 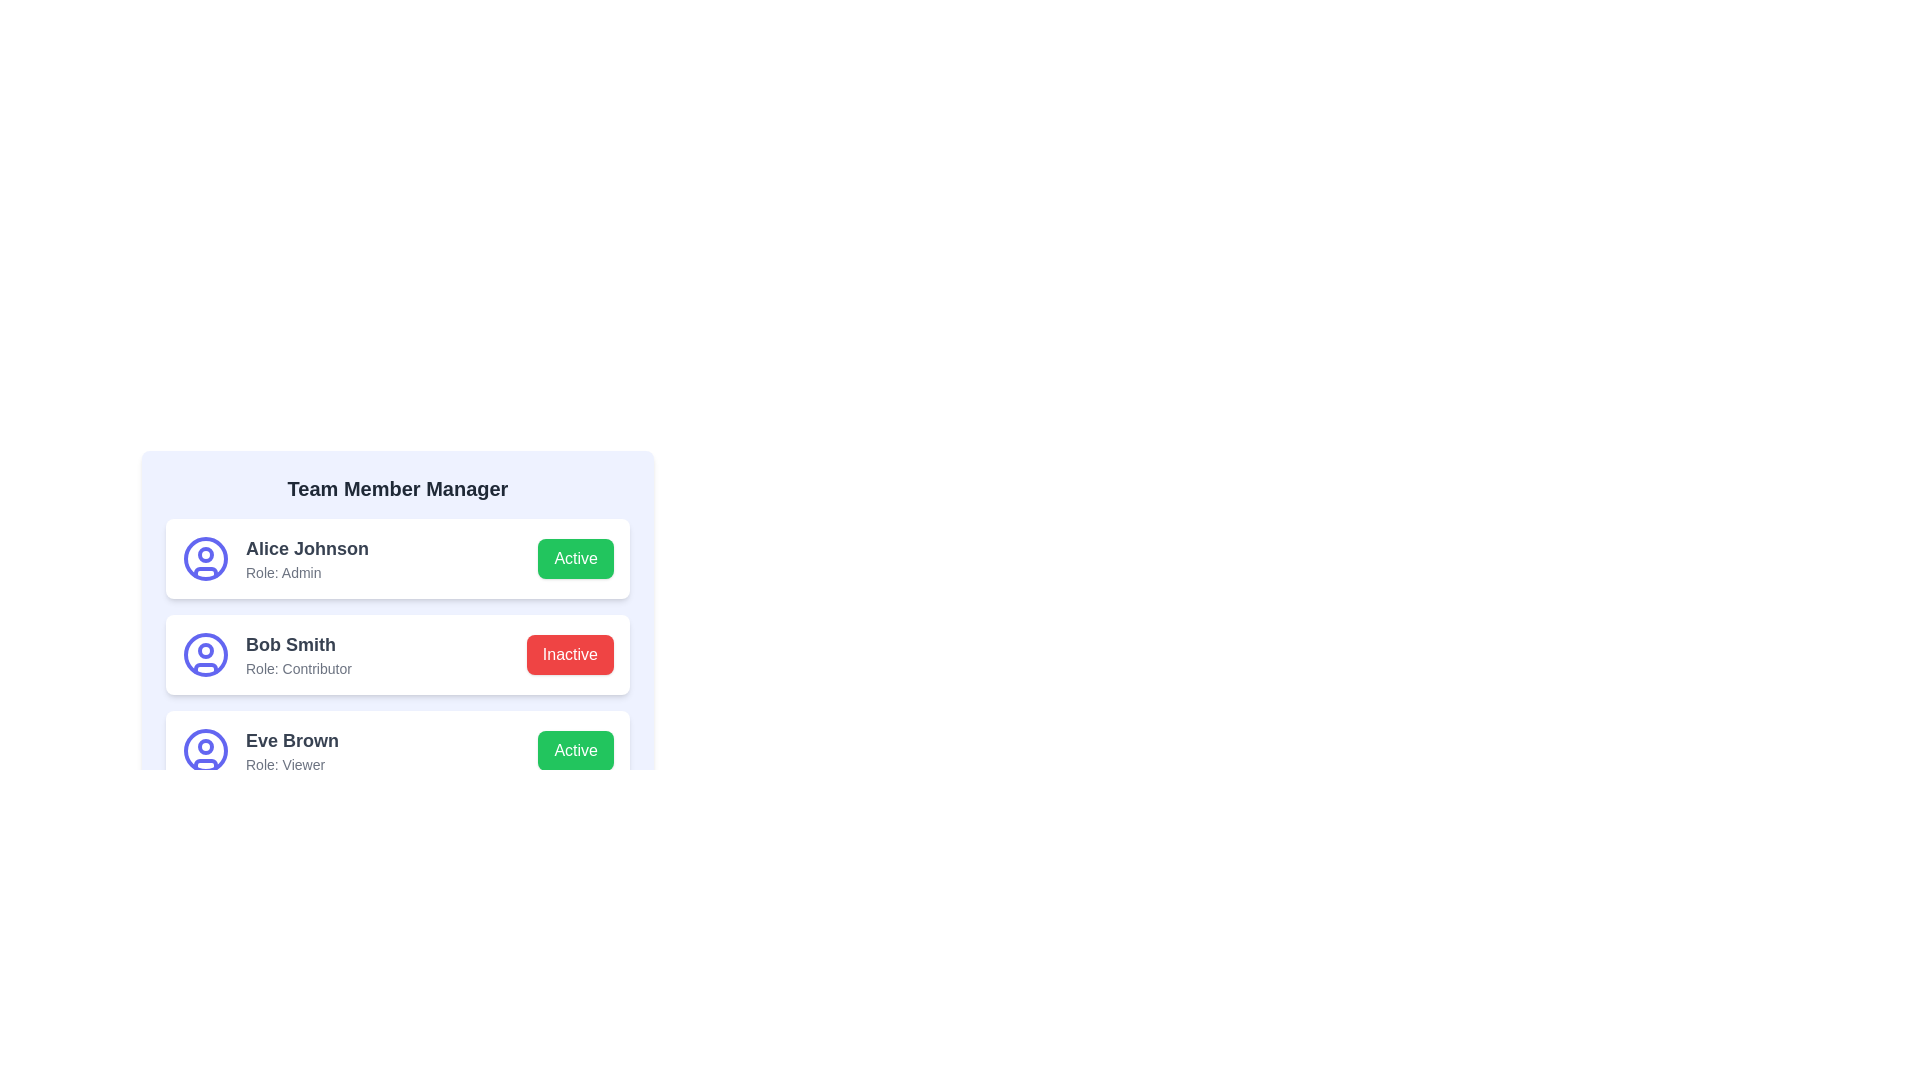 I want to click on the status button within the 'Team Member Manager' card, which has a light blue background and contains team member sections, so click(x=398, y=632).